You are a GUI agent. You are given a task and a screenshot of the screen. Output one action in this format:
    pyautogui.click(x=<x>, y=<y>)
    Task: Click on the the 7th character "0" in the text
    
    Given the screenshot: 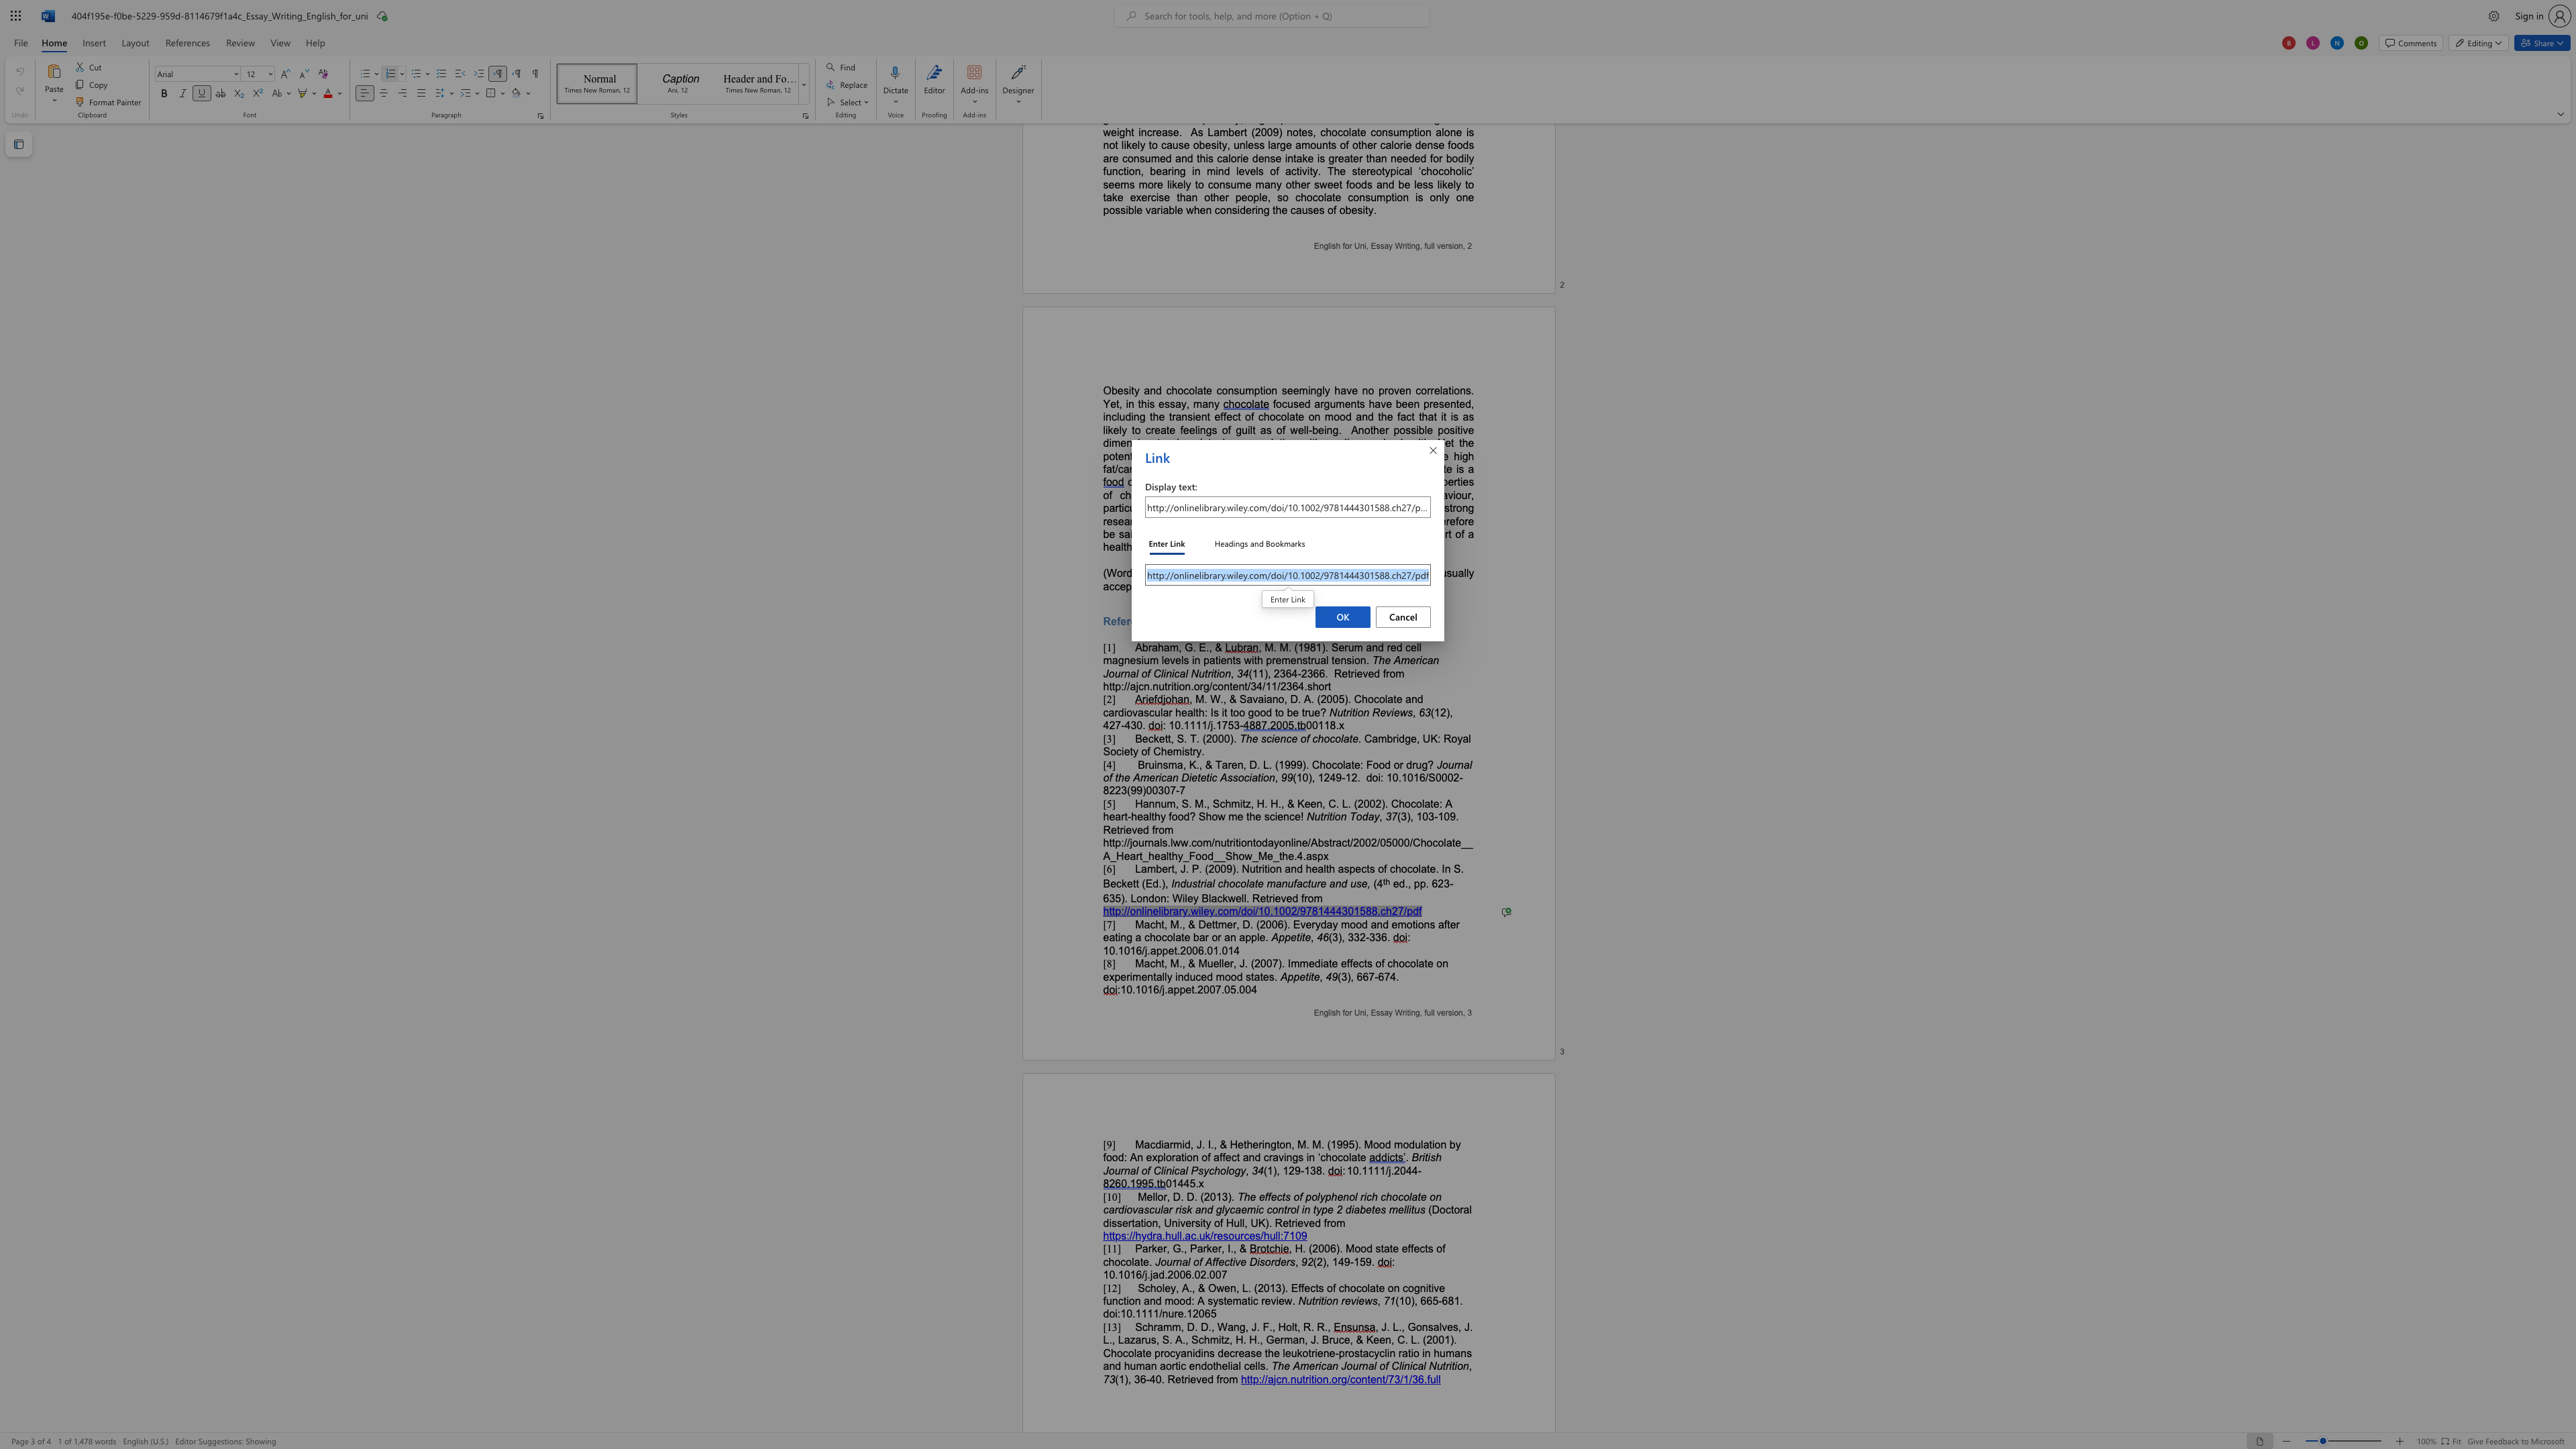 What is the action you would take?
    pyautogui.click(x=1246, y=989)
    